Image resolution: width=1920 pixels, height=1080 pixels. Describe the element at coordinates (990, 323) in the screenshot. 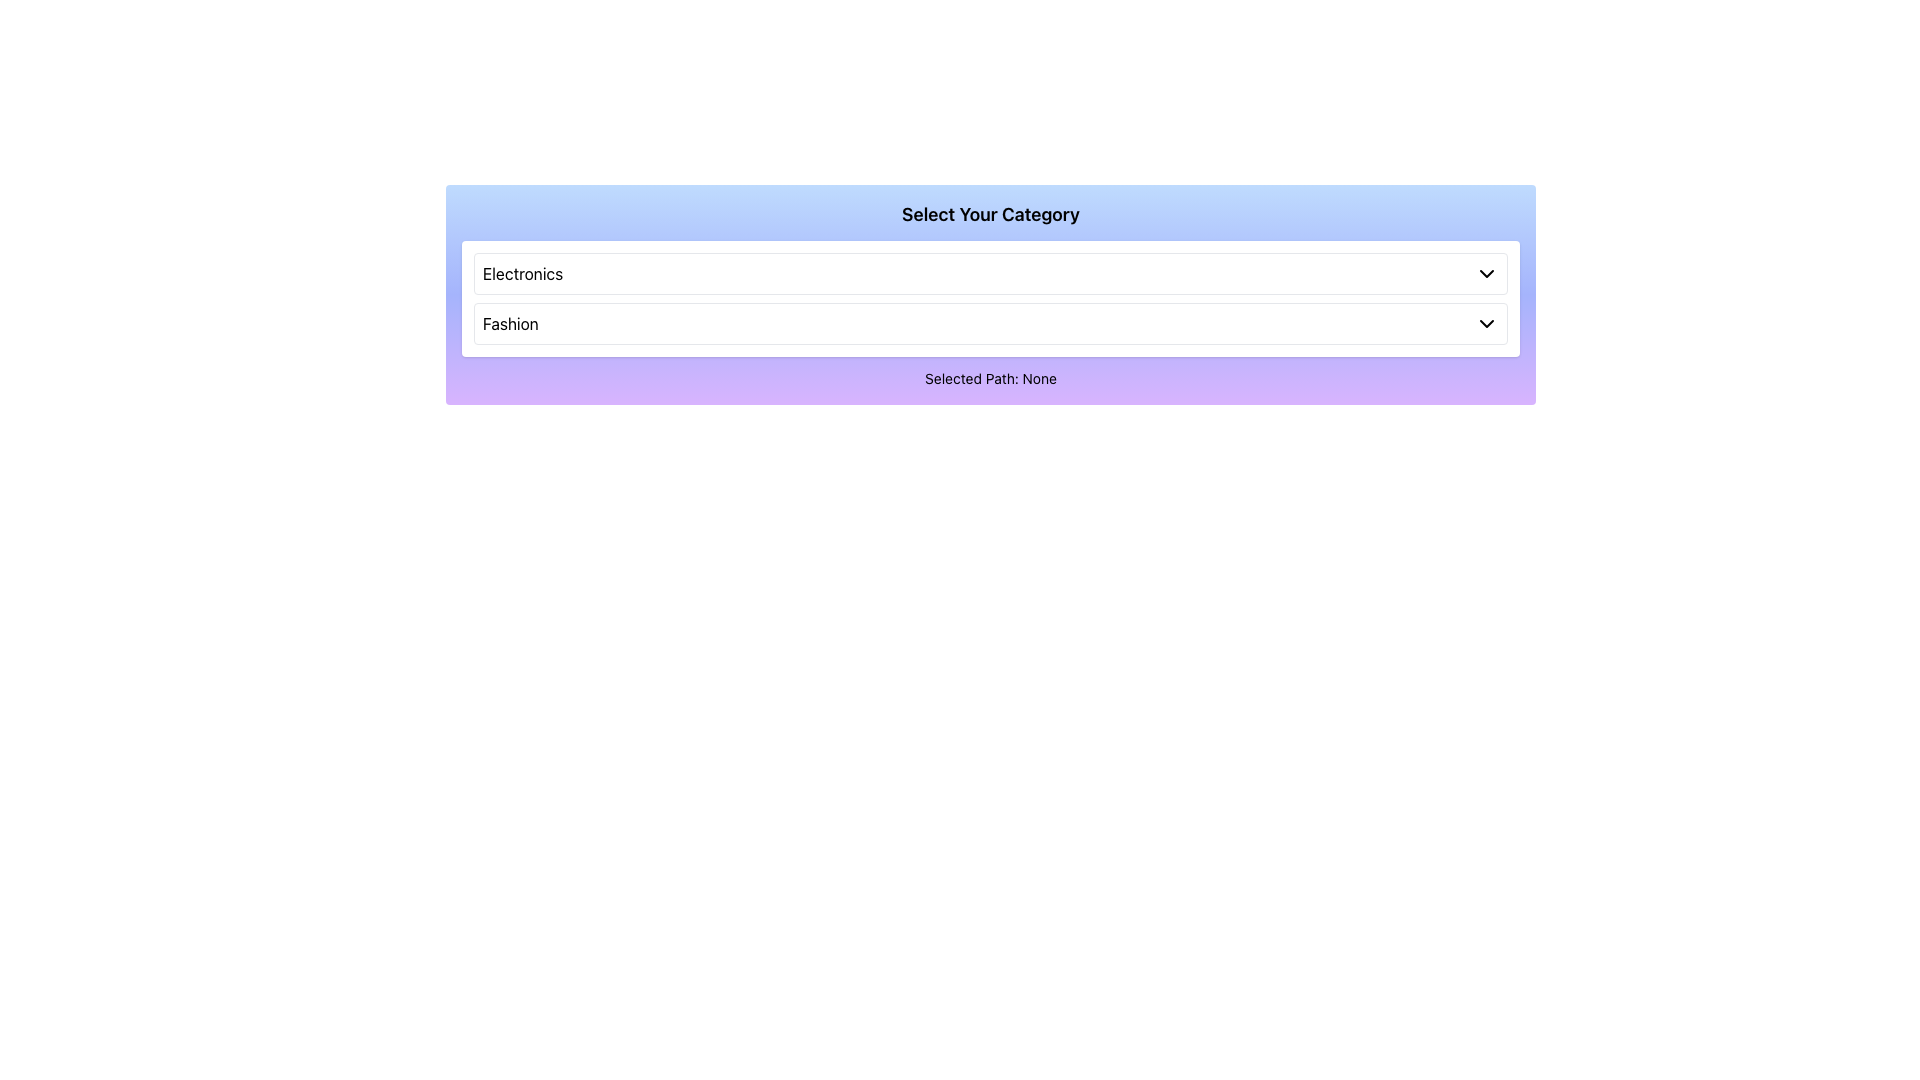

I see `the 'Fashion' selectable list item located below the 'Electronics' option in the dropdown menu` at that location.